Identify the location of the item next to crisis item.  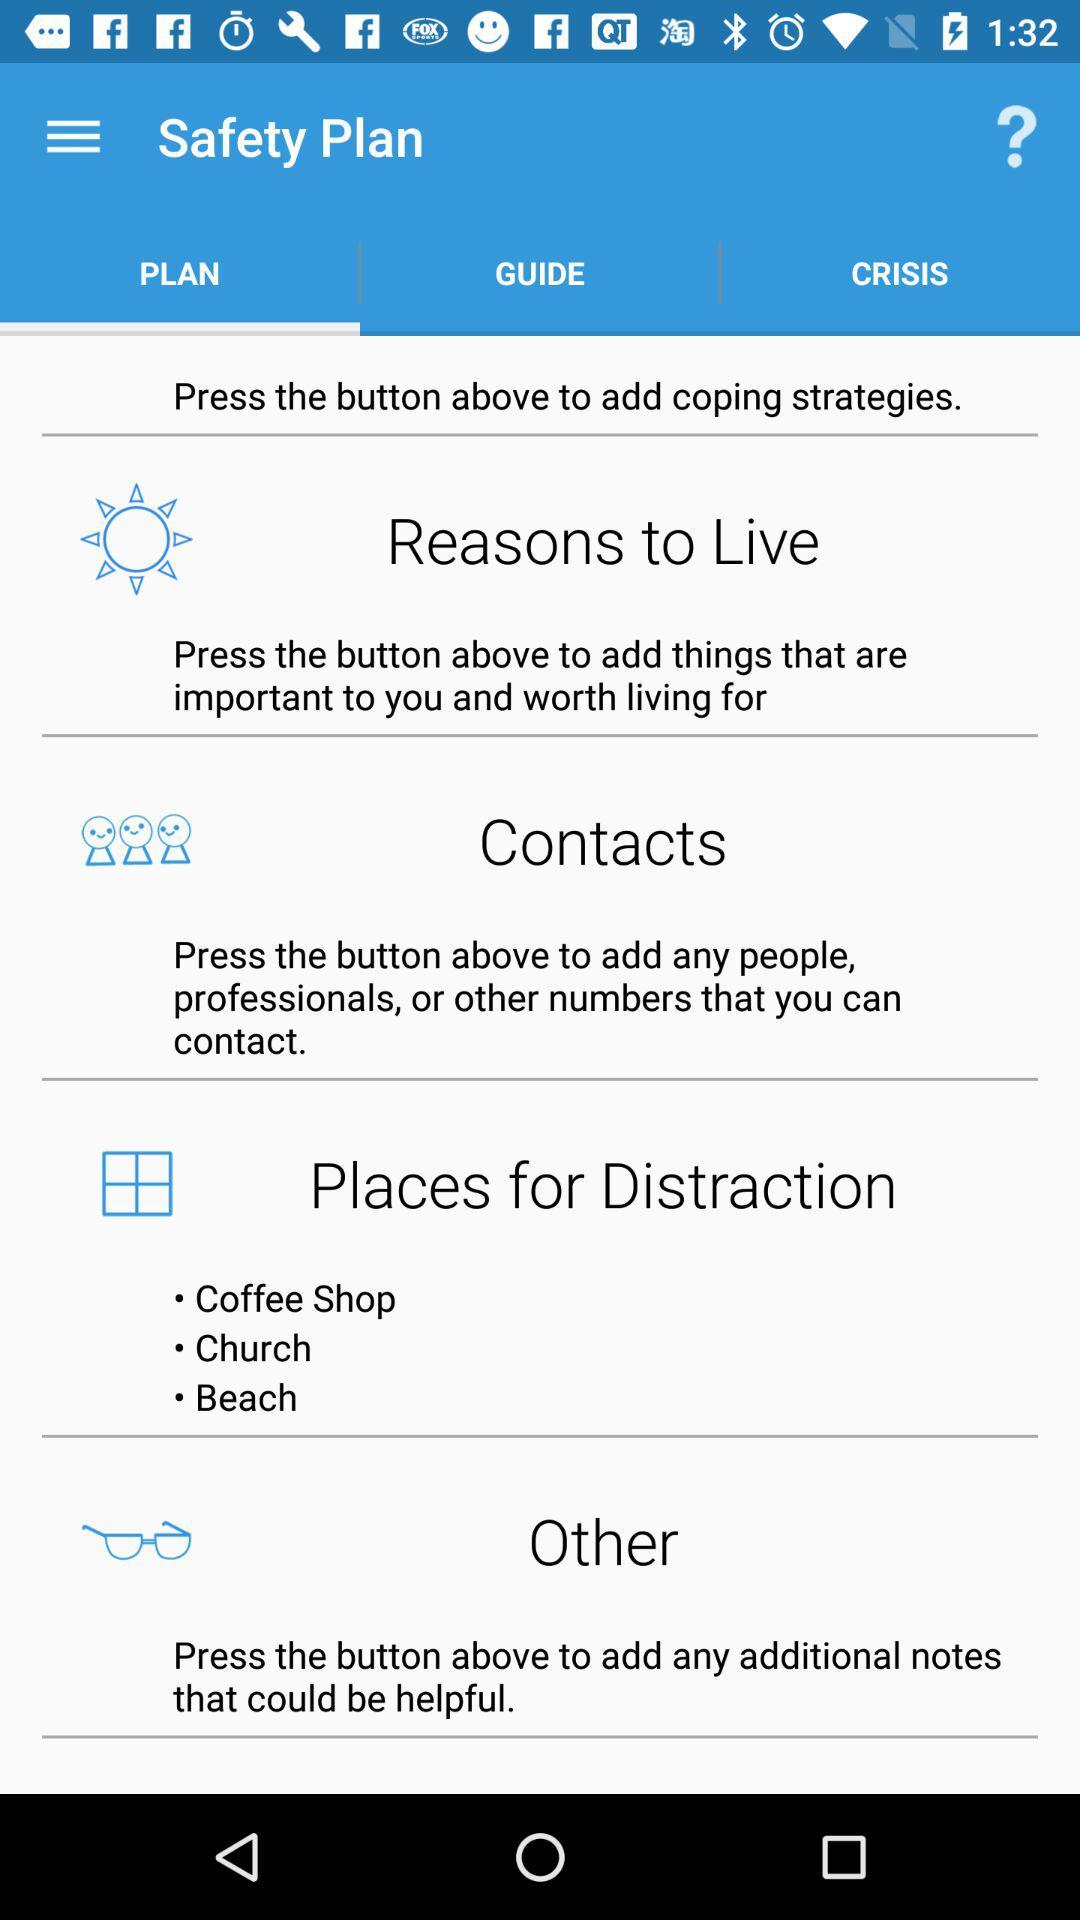
(540, 272).